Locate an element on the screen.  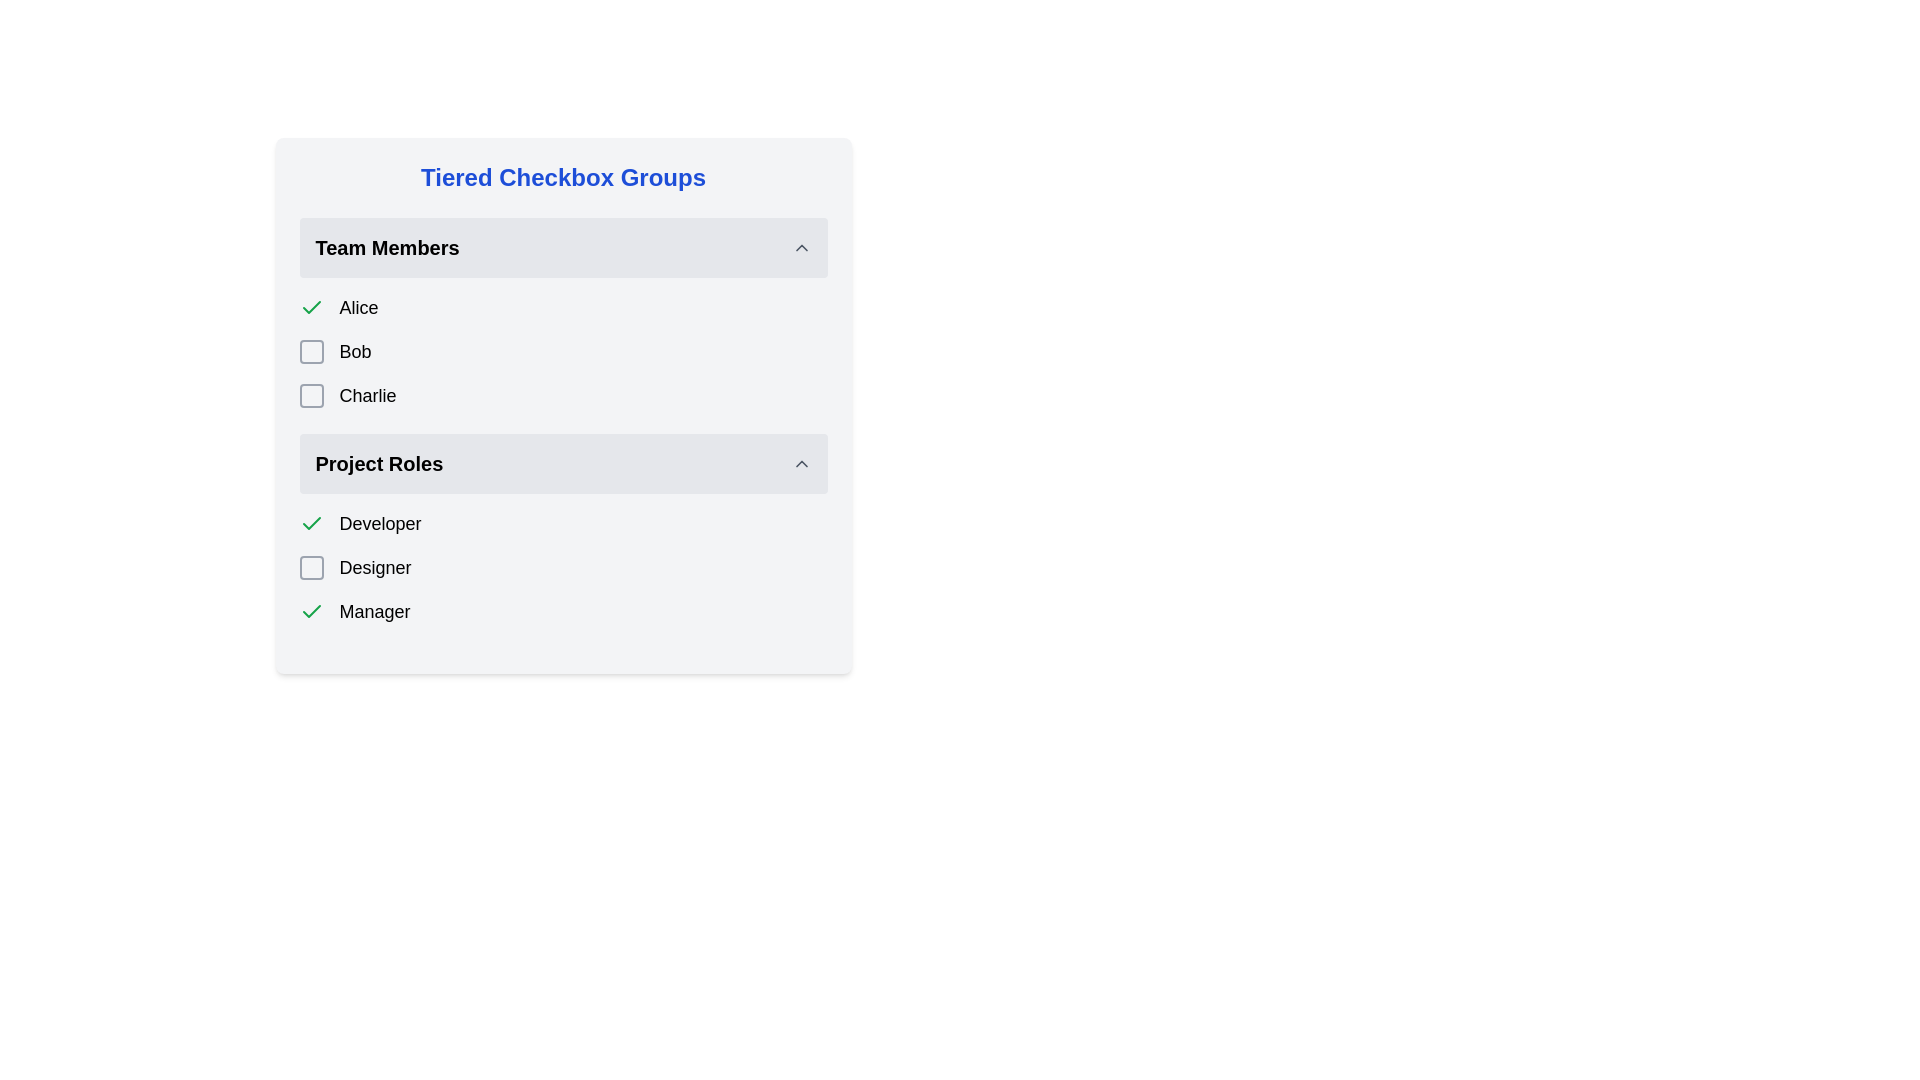
the selectable list item with a checkbox representing team member 'Bob' is located at coordinates (562, 350).